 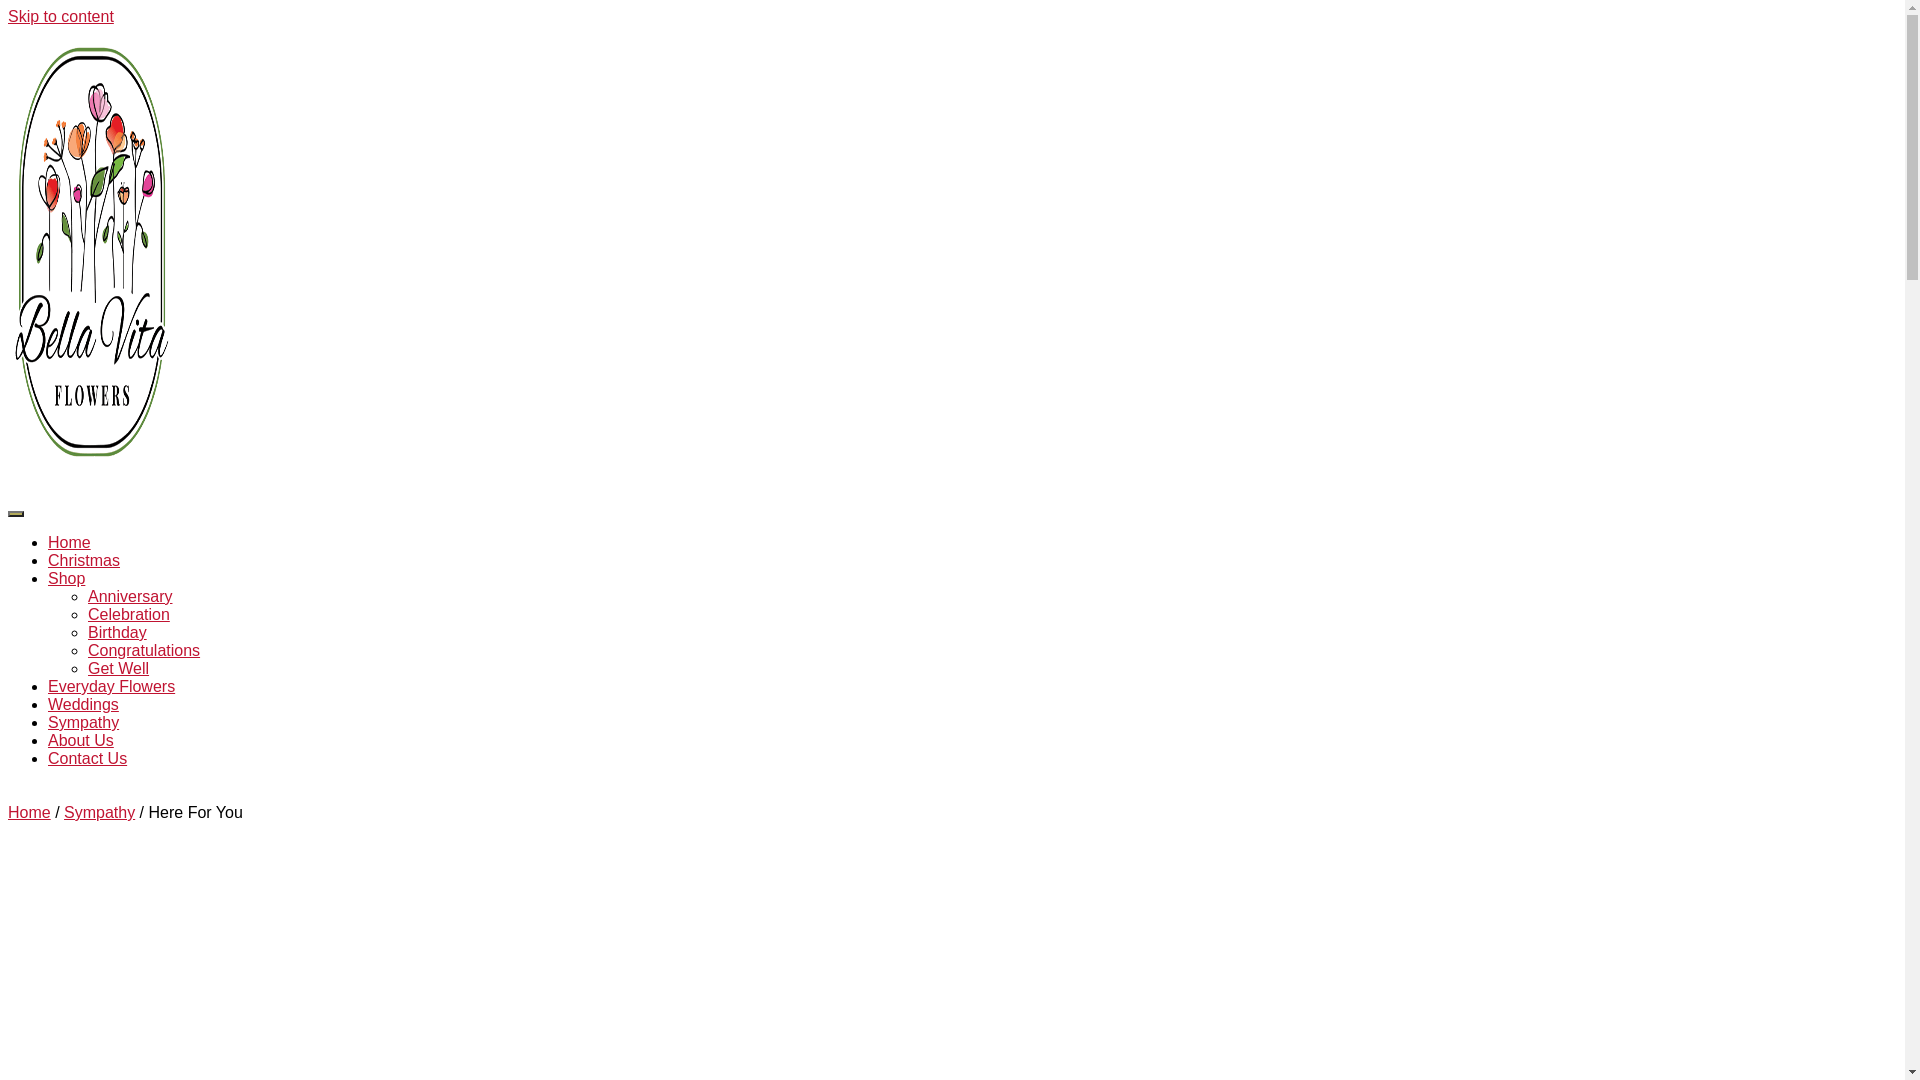 What do you see at coordinates (82, 703) in the screenshot?
I see `'Weddings'` at bounding box center [82, 703].